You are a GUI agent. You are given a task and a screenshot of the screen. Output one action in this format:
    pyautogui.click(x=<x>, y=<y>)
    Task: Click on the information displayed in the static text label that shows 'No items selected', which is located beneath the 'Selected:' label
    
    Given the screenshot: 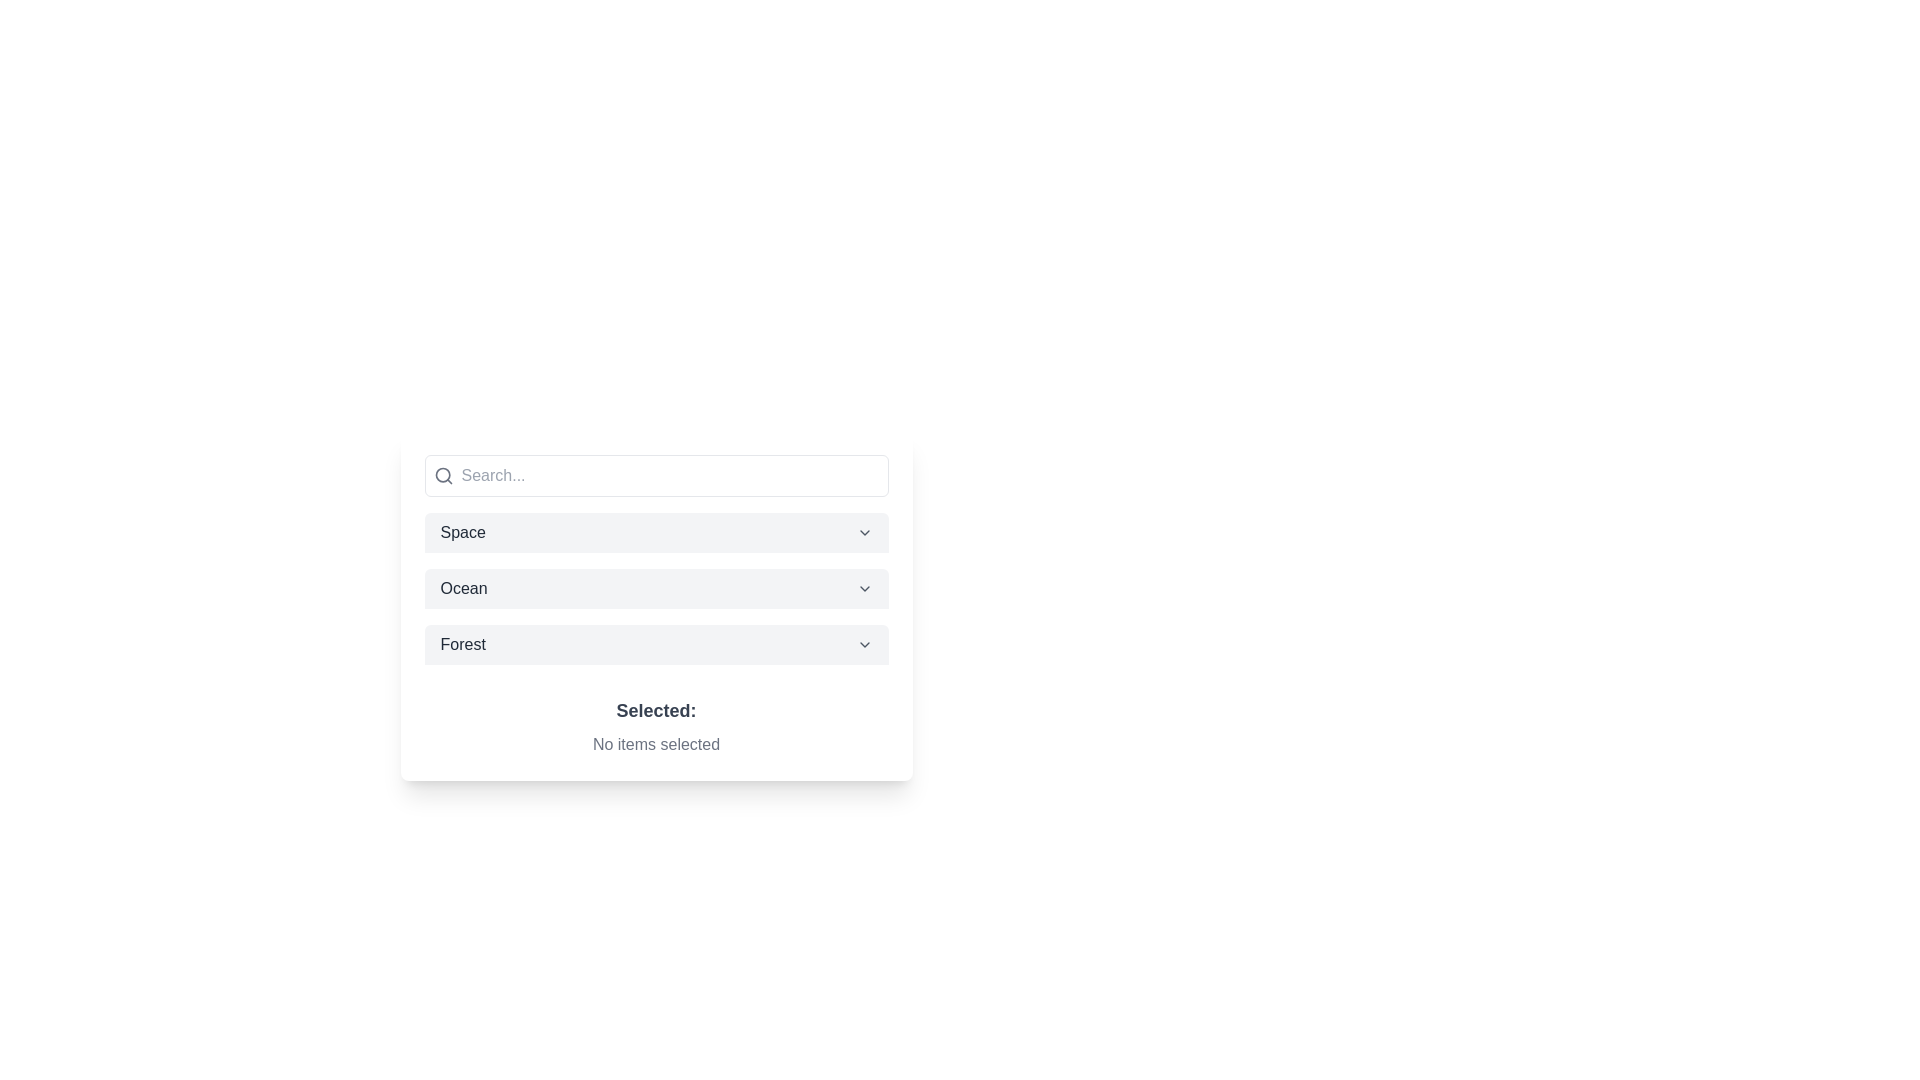 What is the action you would take?
    pyautogui.click(x=656, y=744)
    